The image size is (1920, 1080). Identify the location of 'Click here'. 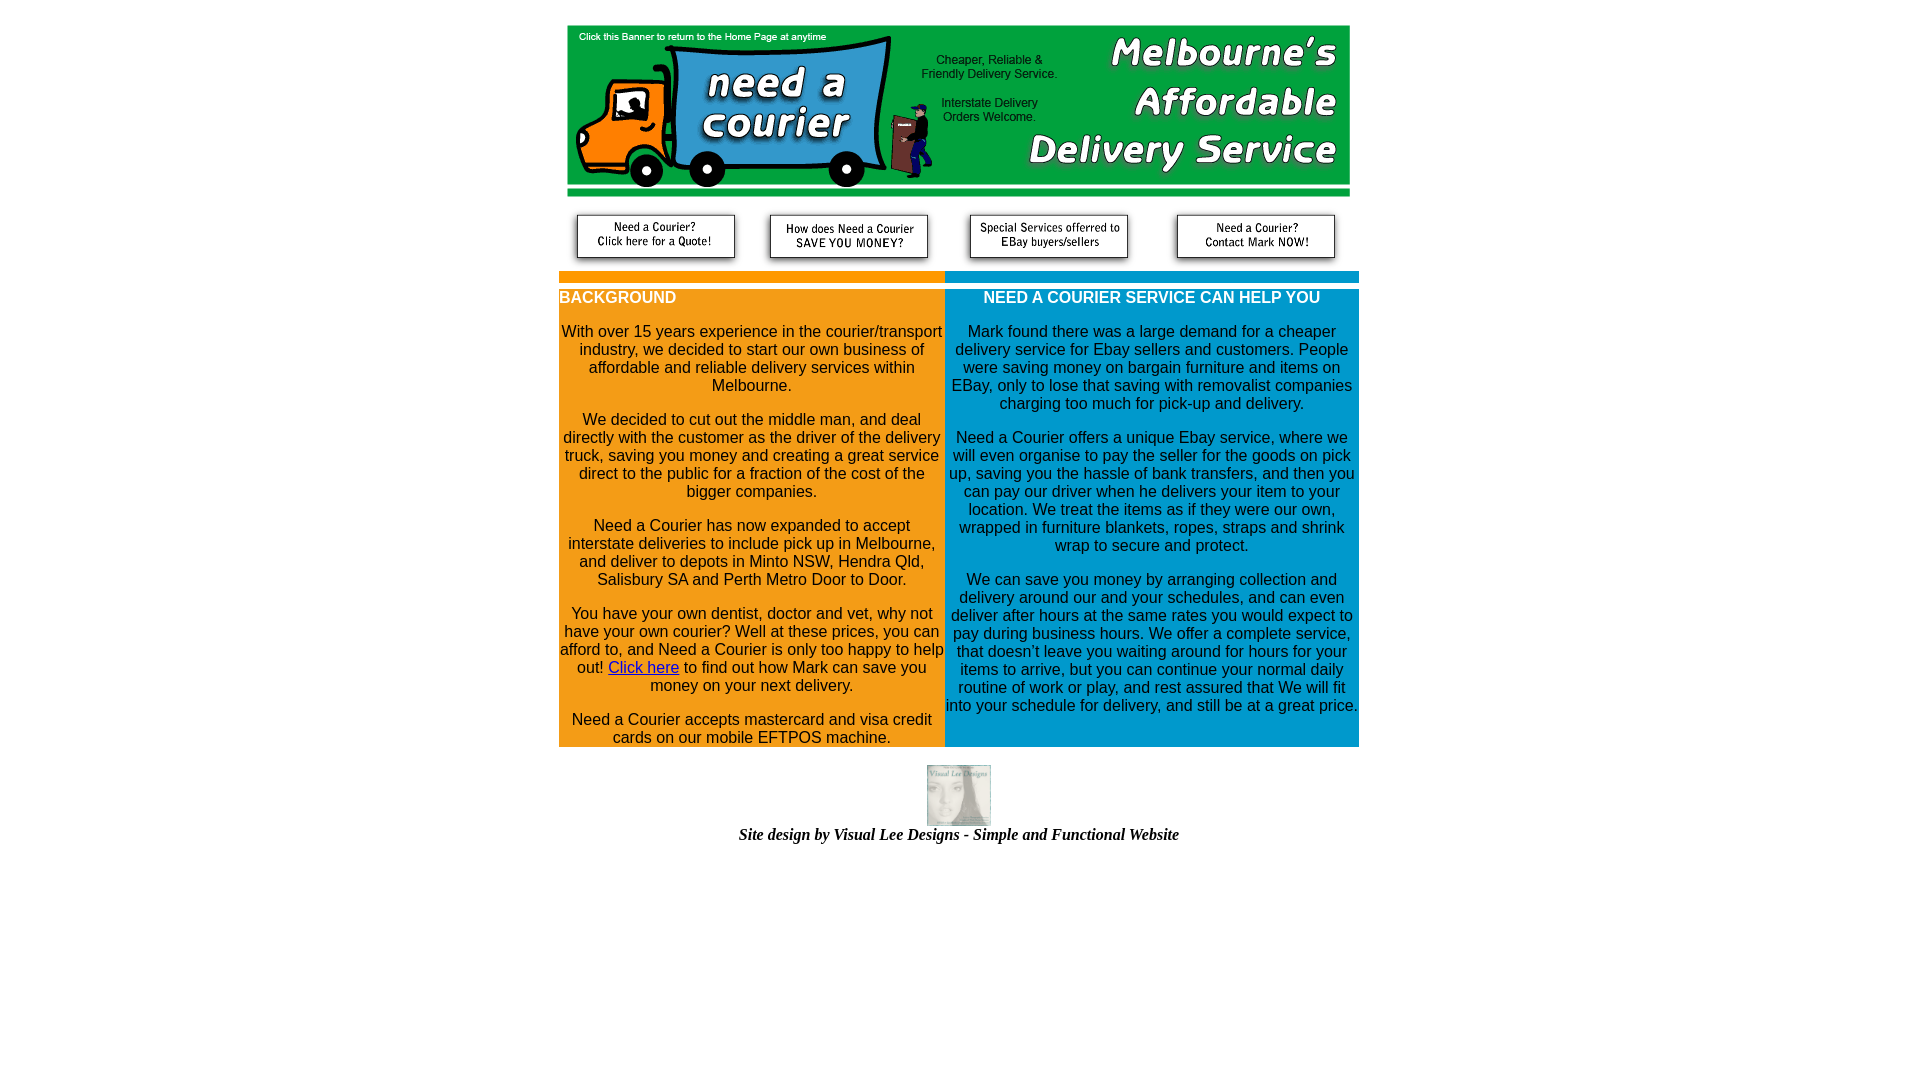
(643, 667).